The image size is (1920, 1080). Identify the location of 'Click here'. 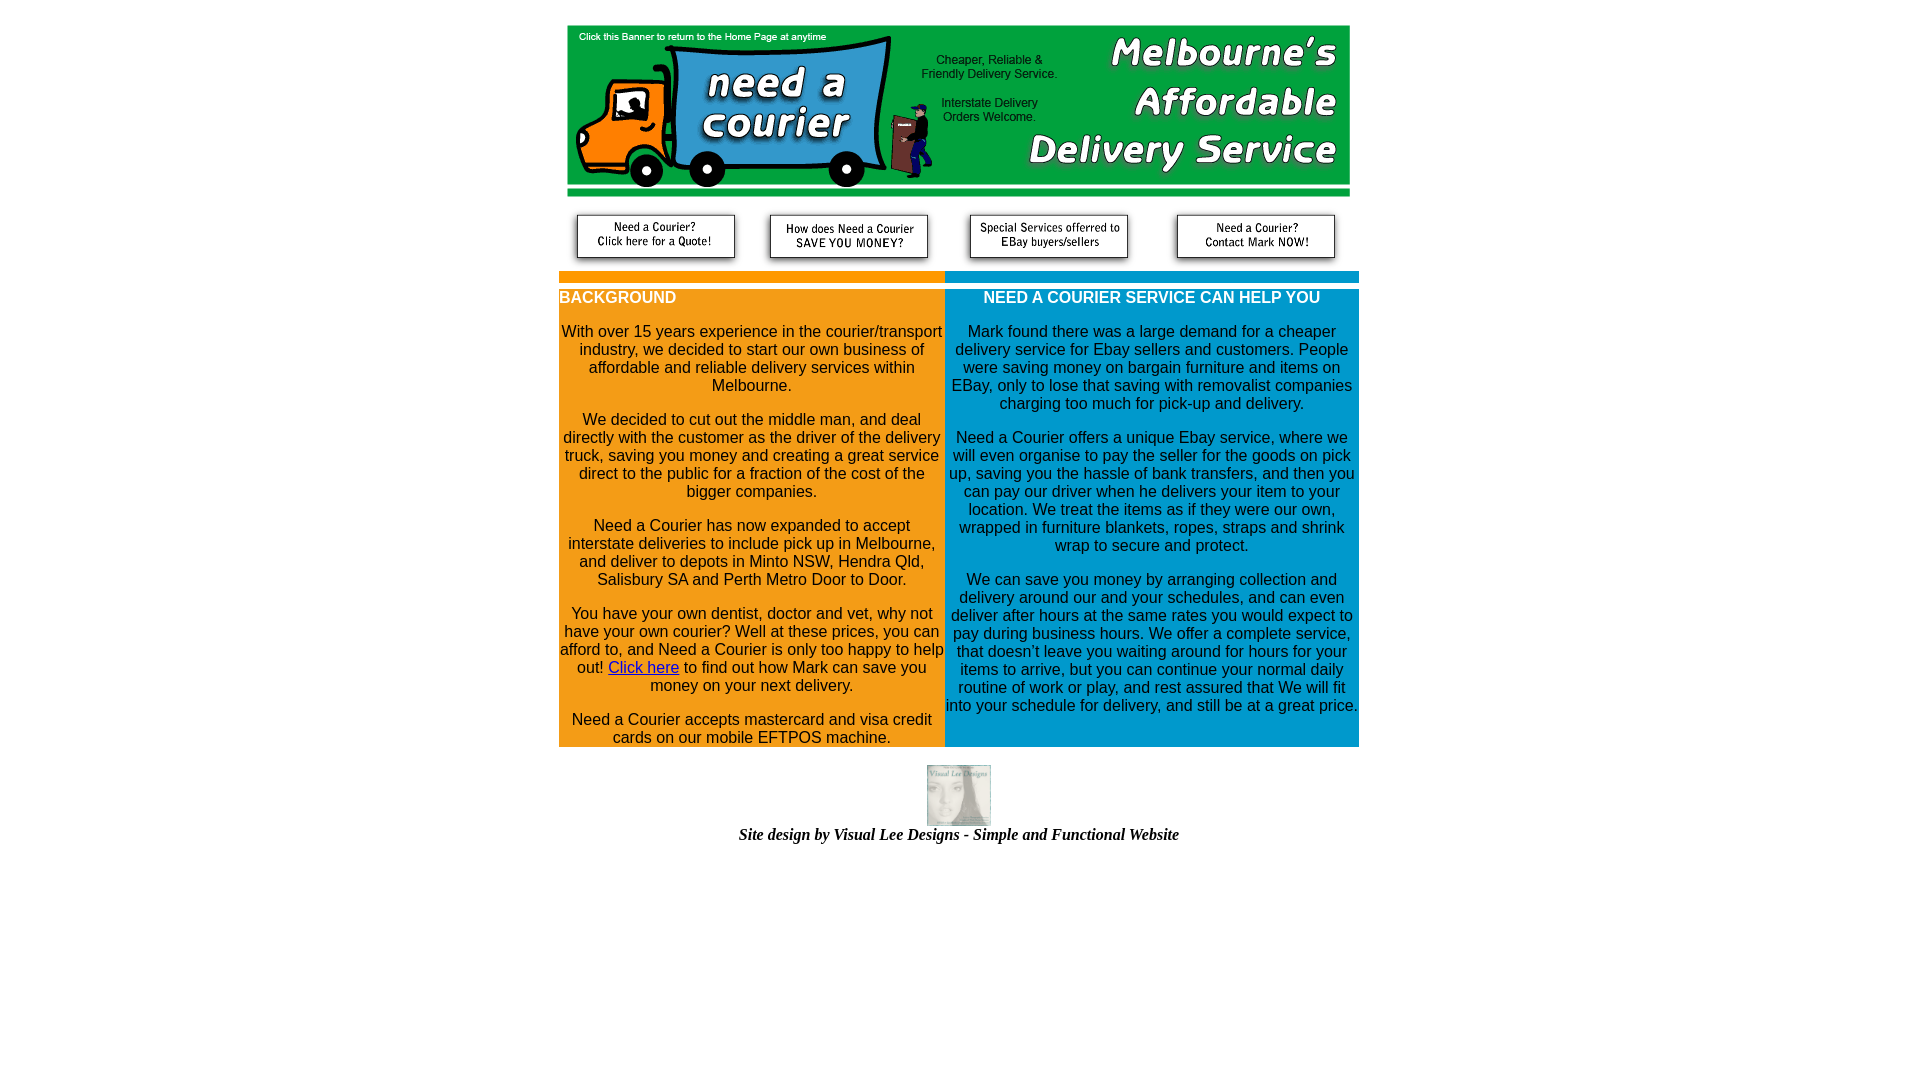
(643, 667).